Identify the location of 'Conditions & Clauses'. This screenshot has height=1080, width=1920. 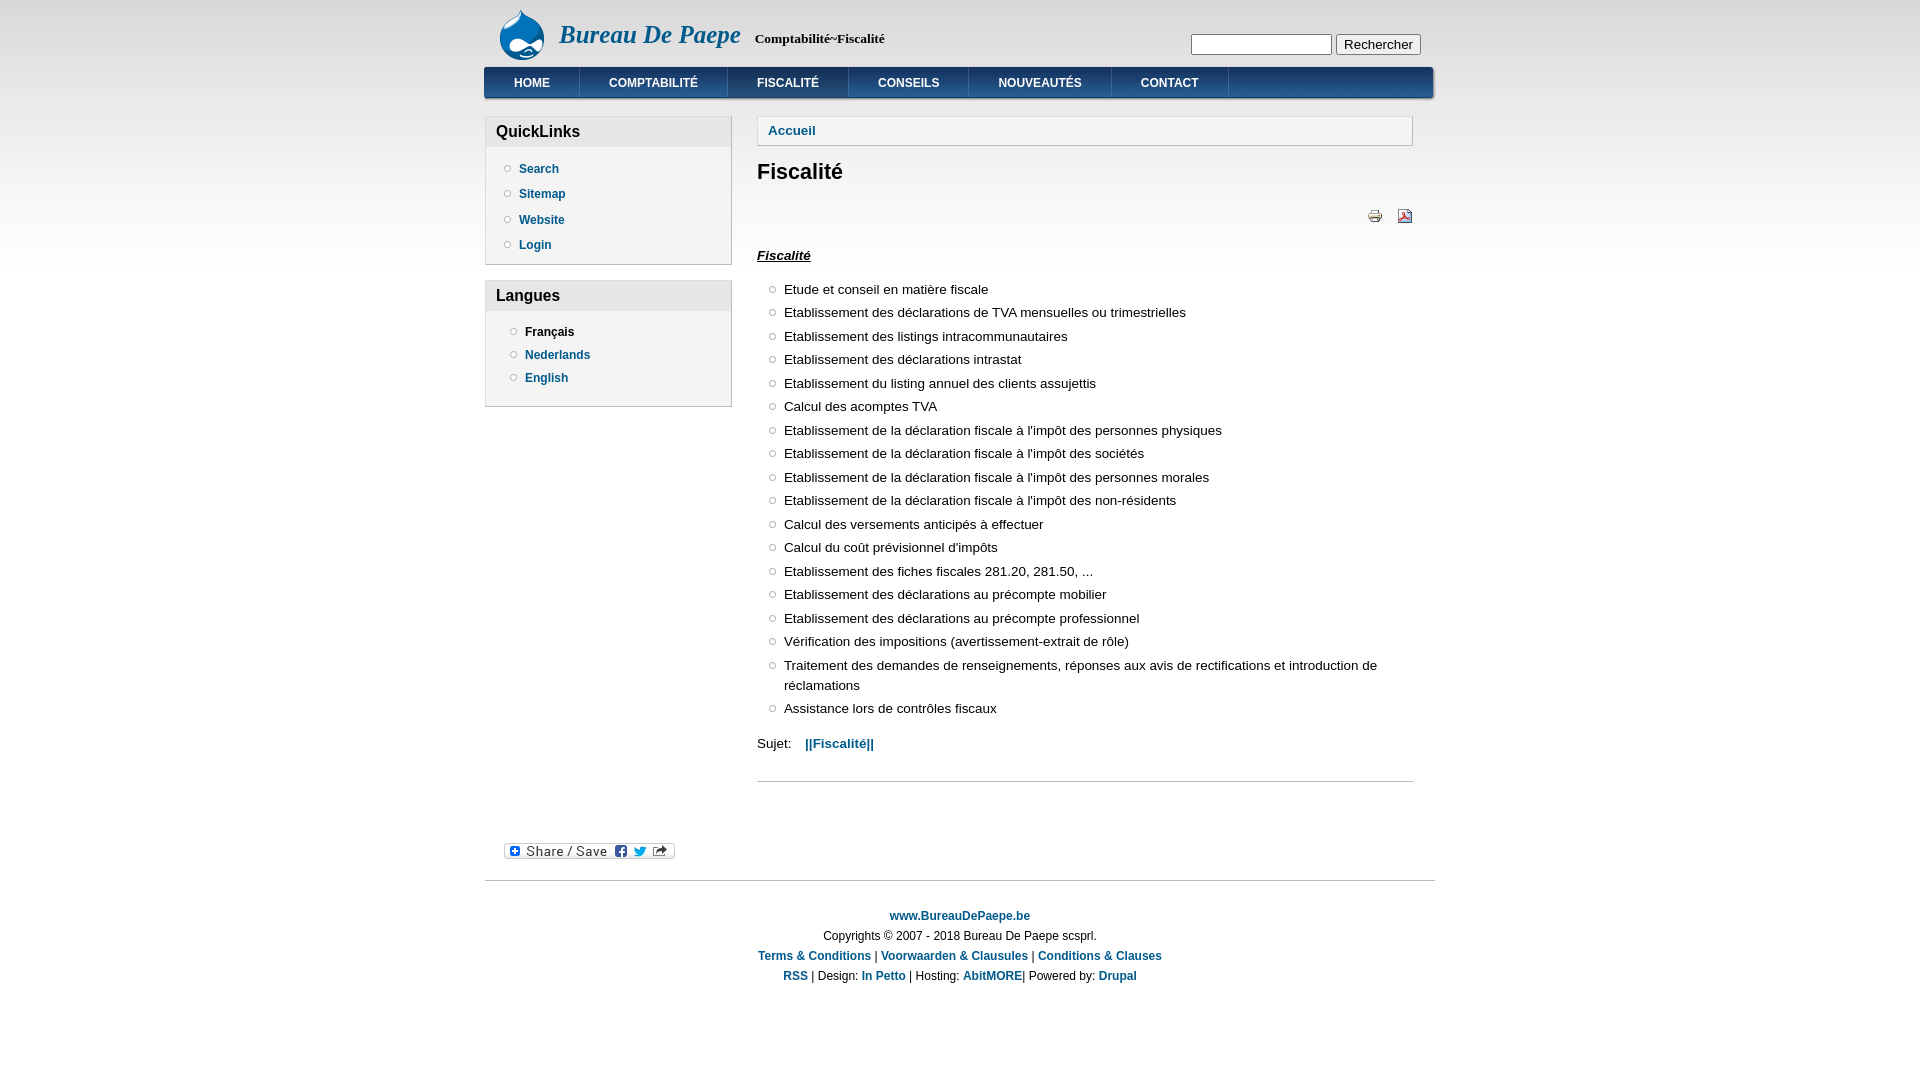
(1098, 955).